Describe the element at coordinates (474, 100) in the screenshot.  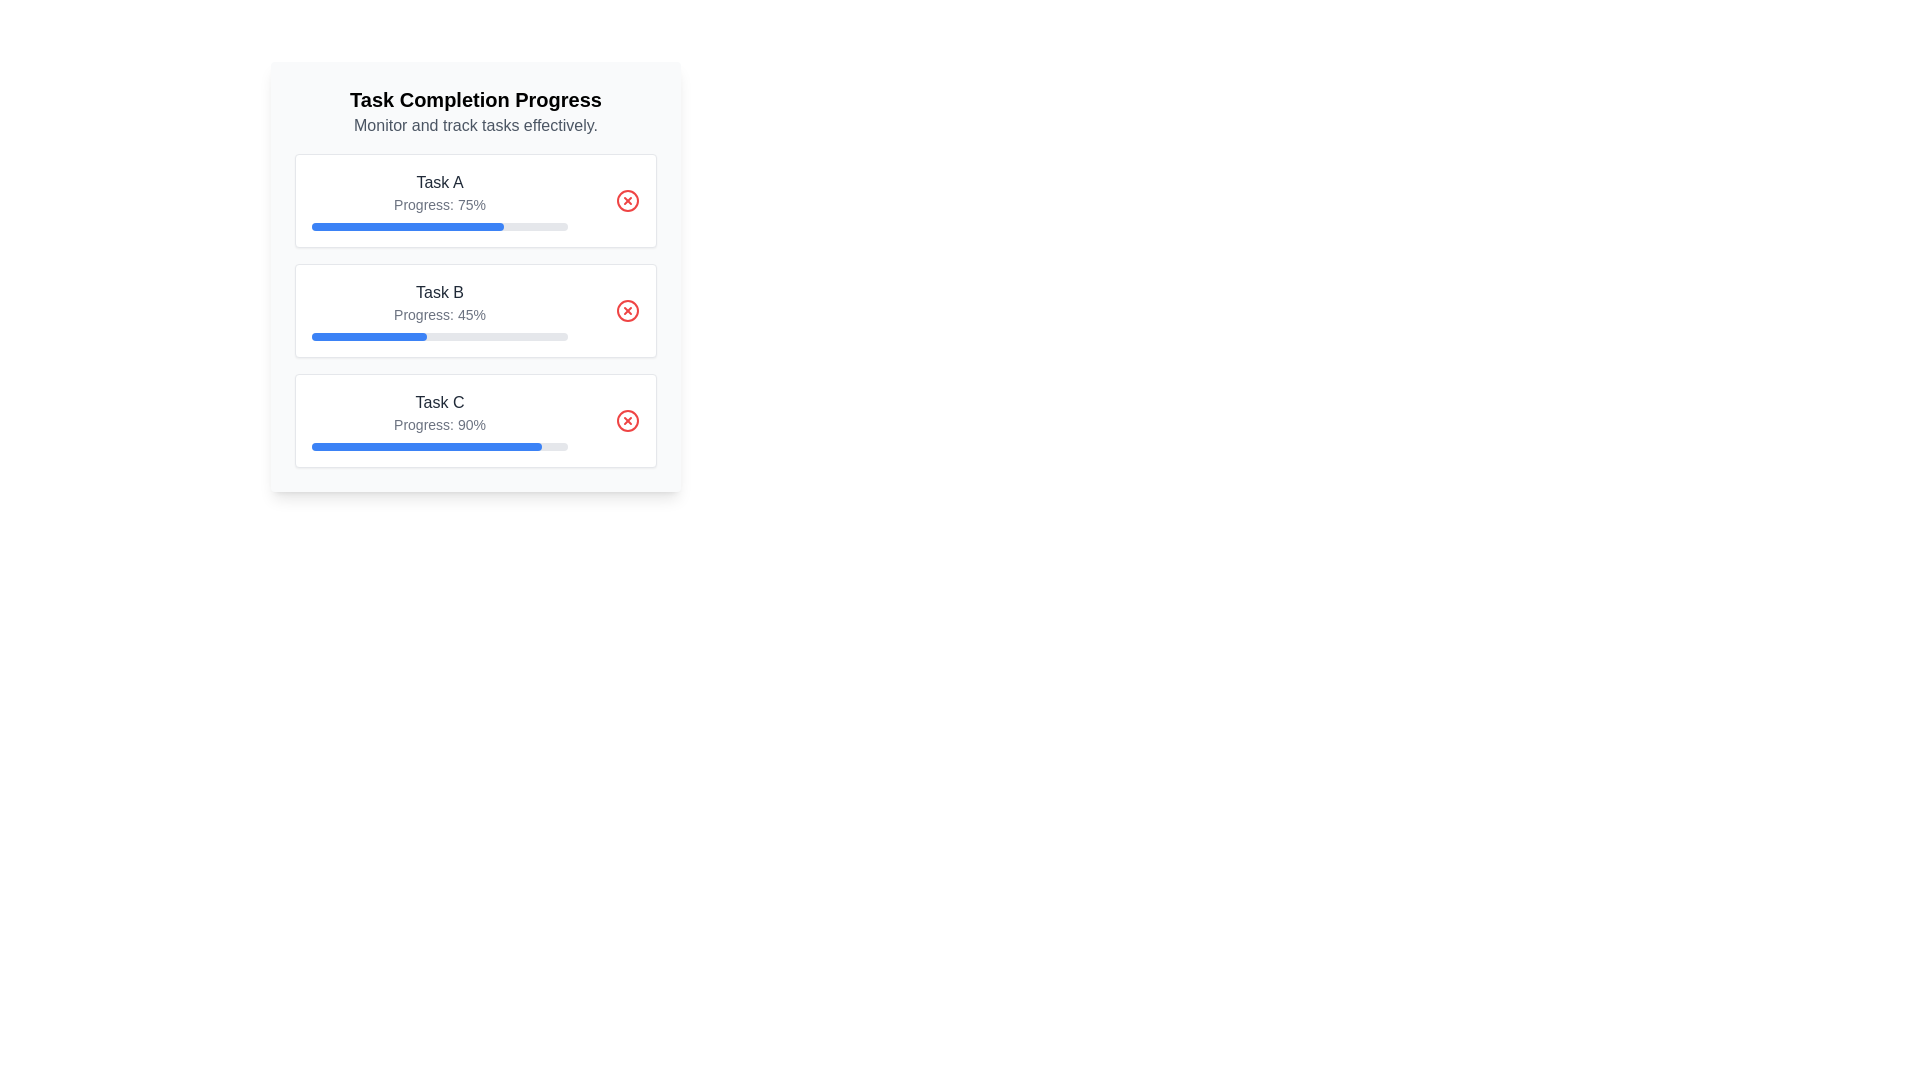
I see `the 'Task Completion Progress' text label which is styled as a bold header at the top of the component` at that location.